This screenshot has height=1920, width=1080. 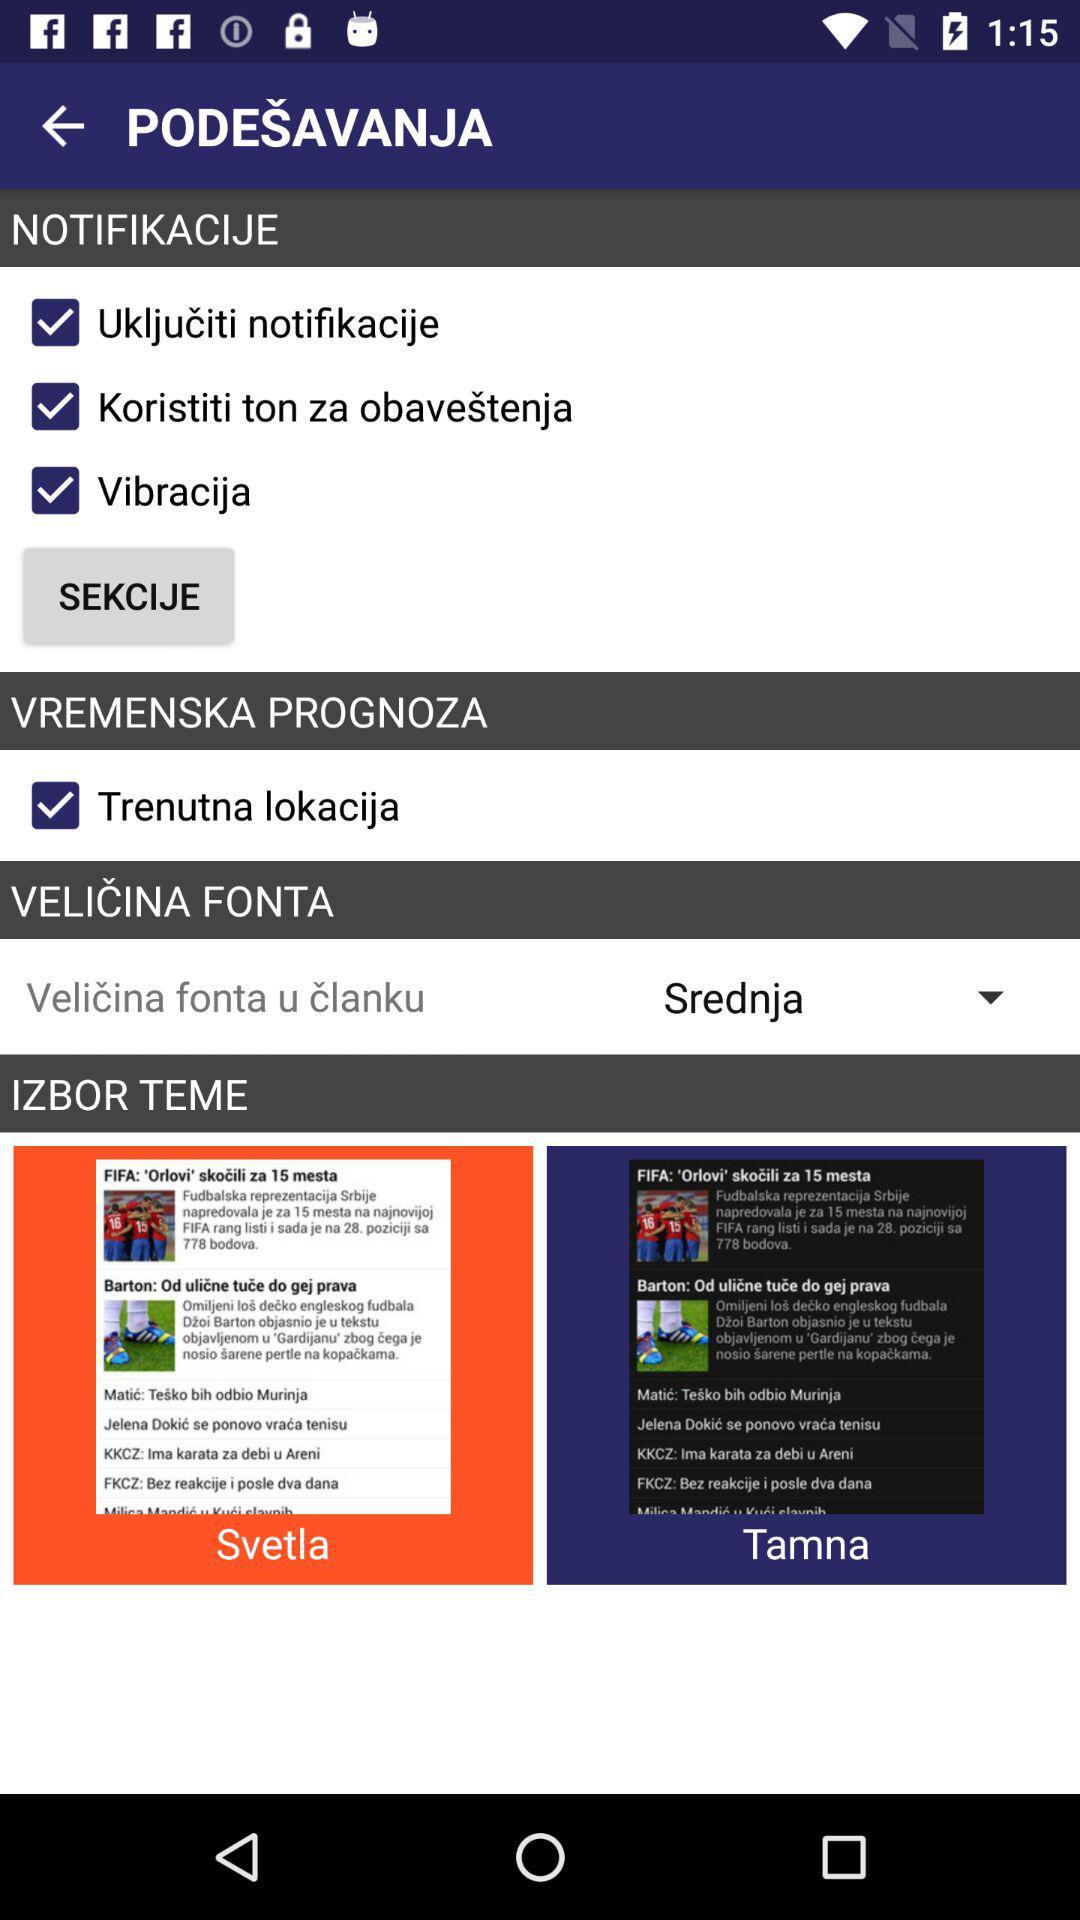 What do you see at coordinates (293, 406) in the screenshot?
I see `the check box above second` at bounding box center [293, 406].